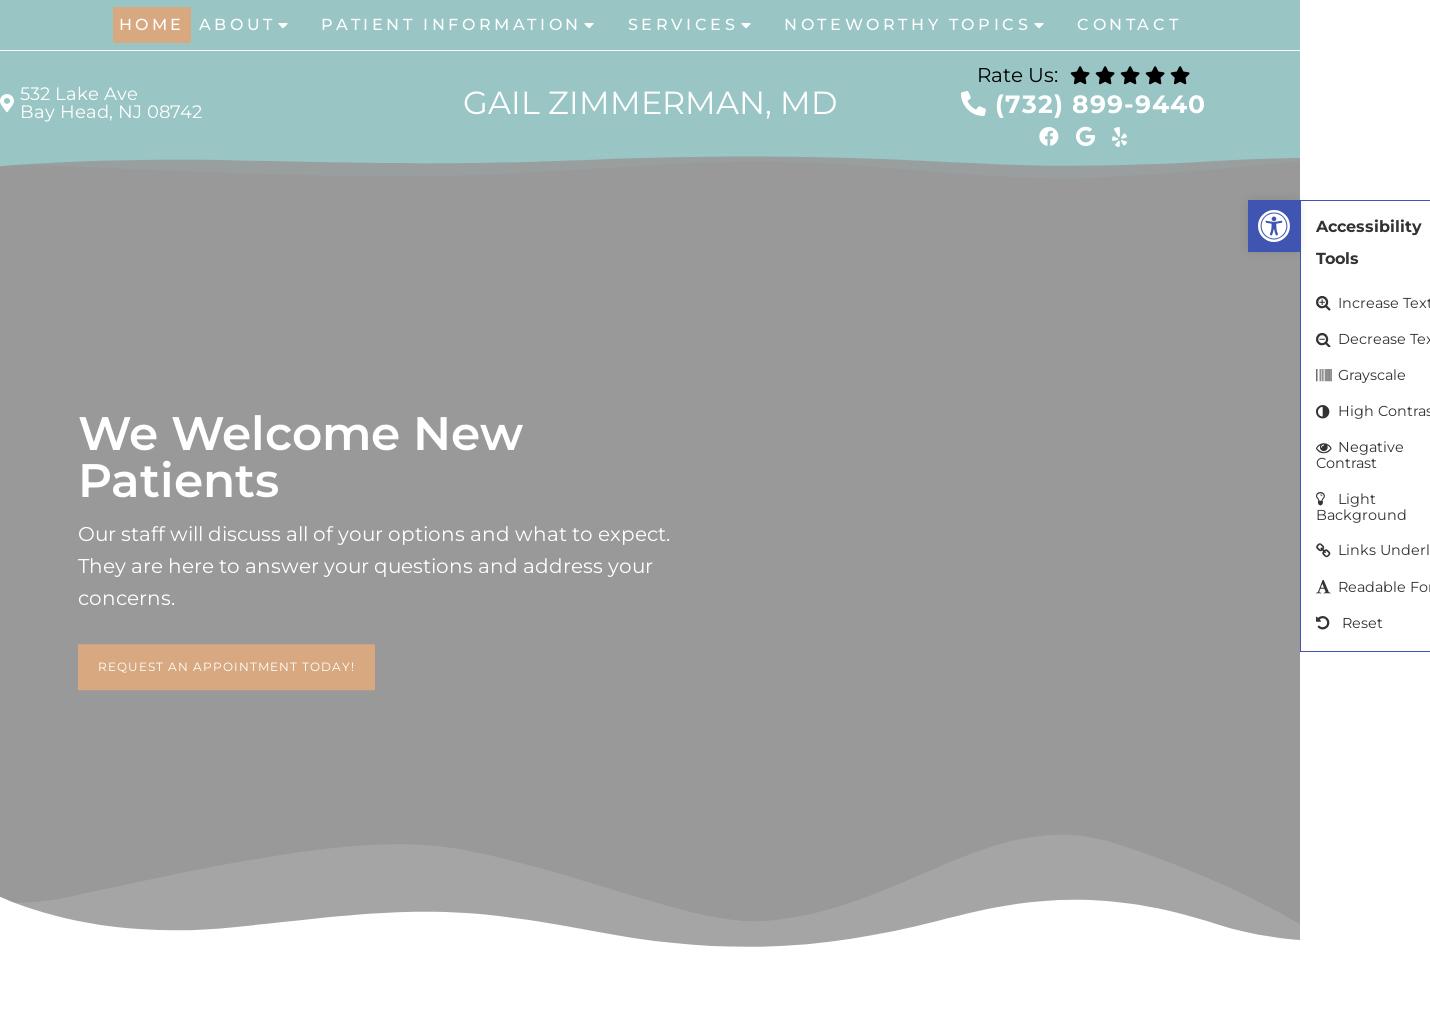 Image resolution: width=1430 pixels, height=1022 pixels. I want to click on 'Preventive Medicine', so click(693, 204).